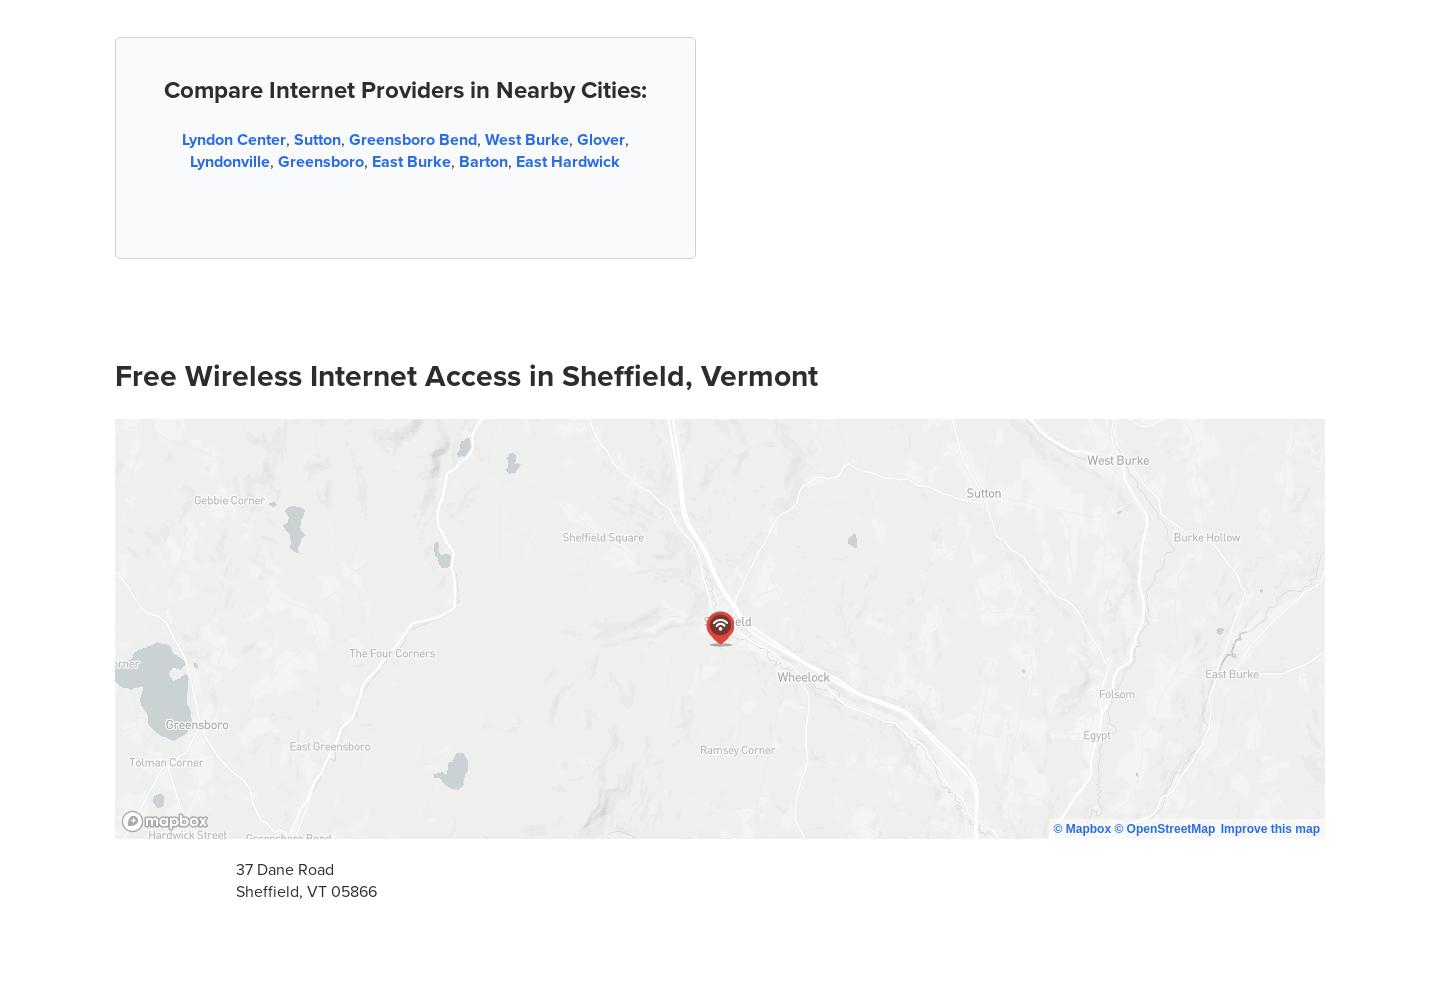 The image size is (1440, 995). Describe the element at coordinates (348, 138) in the screenshot. I see `'Greensboro Bend'` at that location.